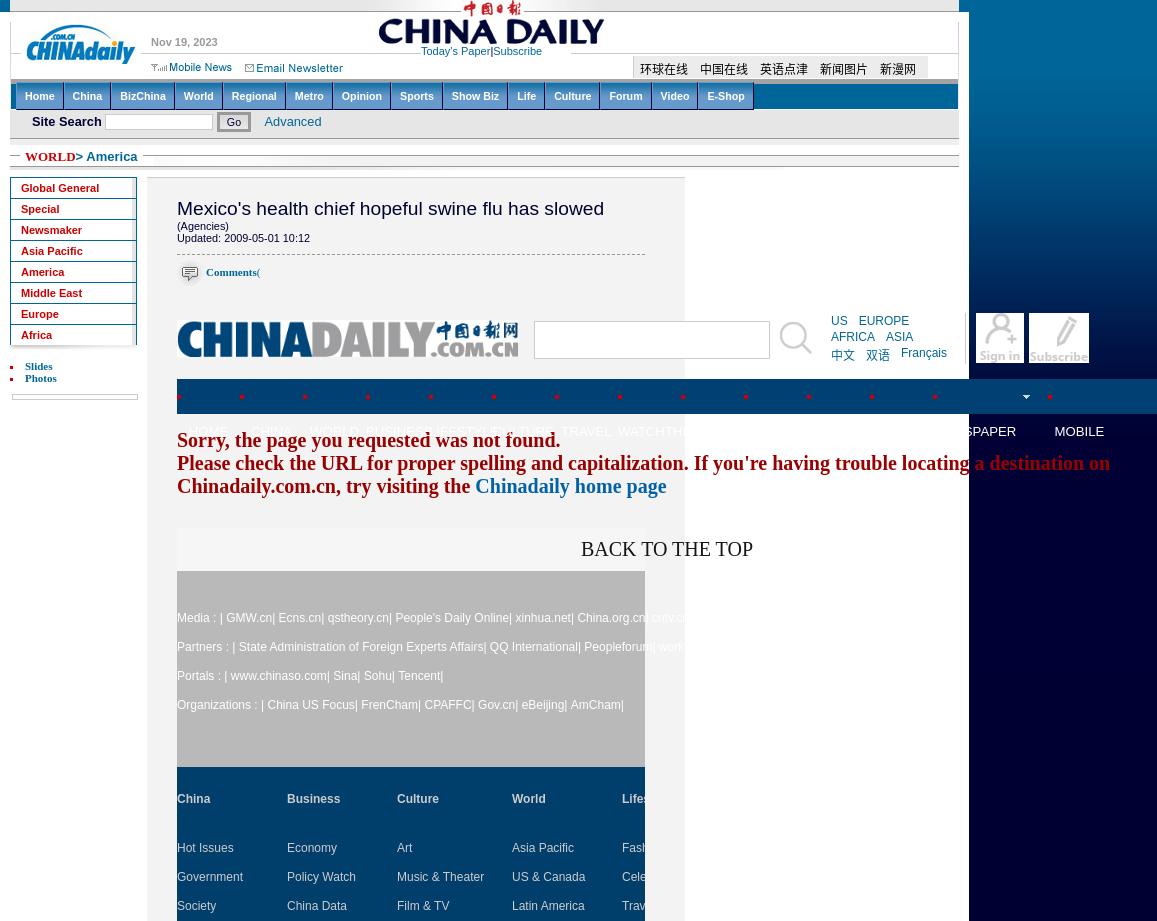 The image size is (1157, 921). I want to click on 'CE.cn|', so click(748, 617).